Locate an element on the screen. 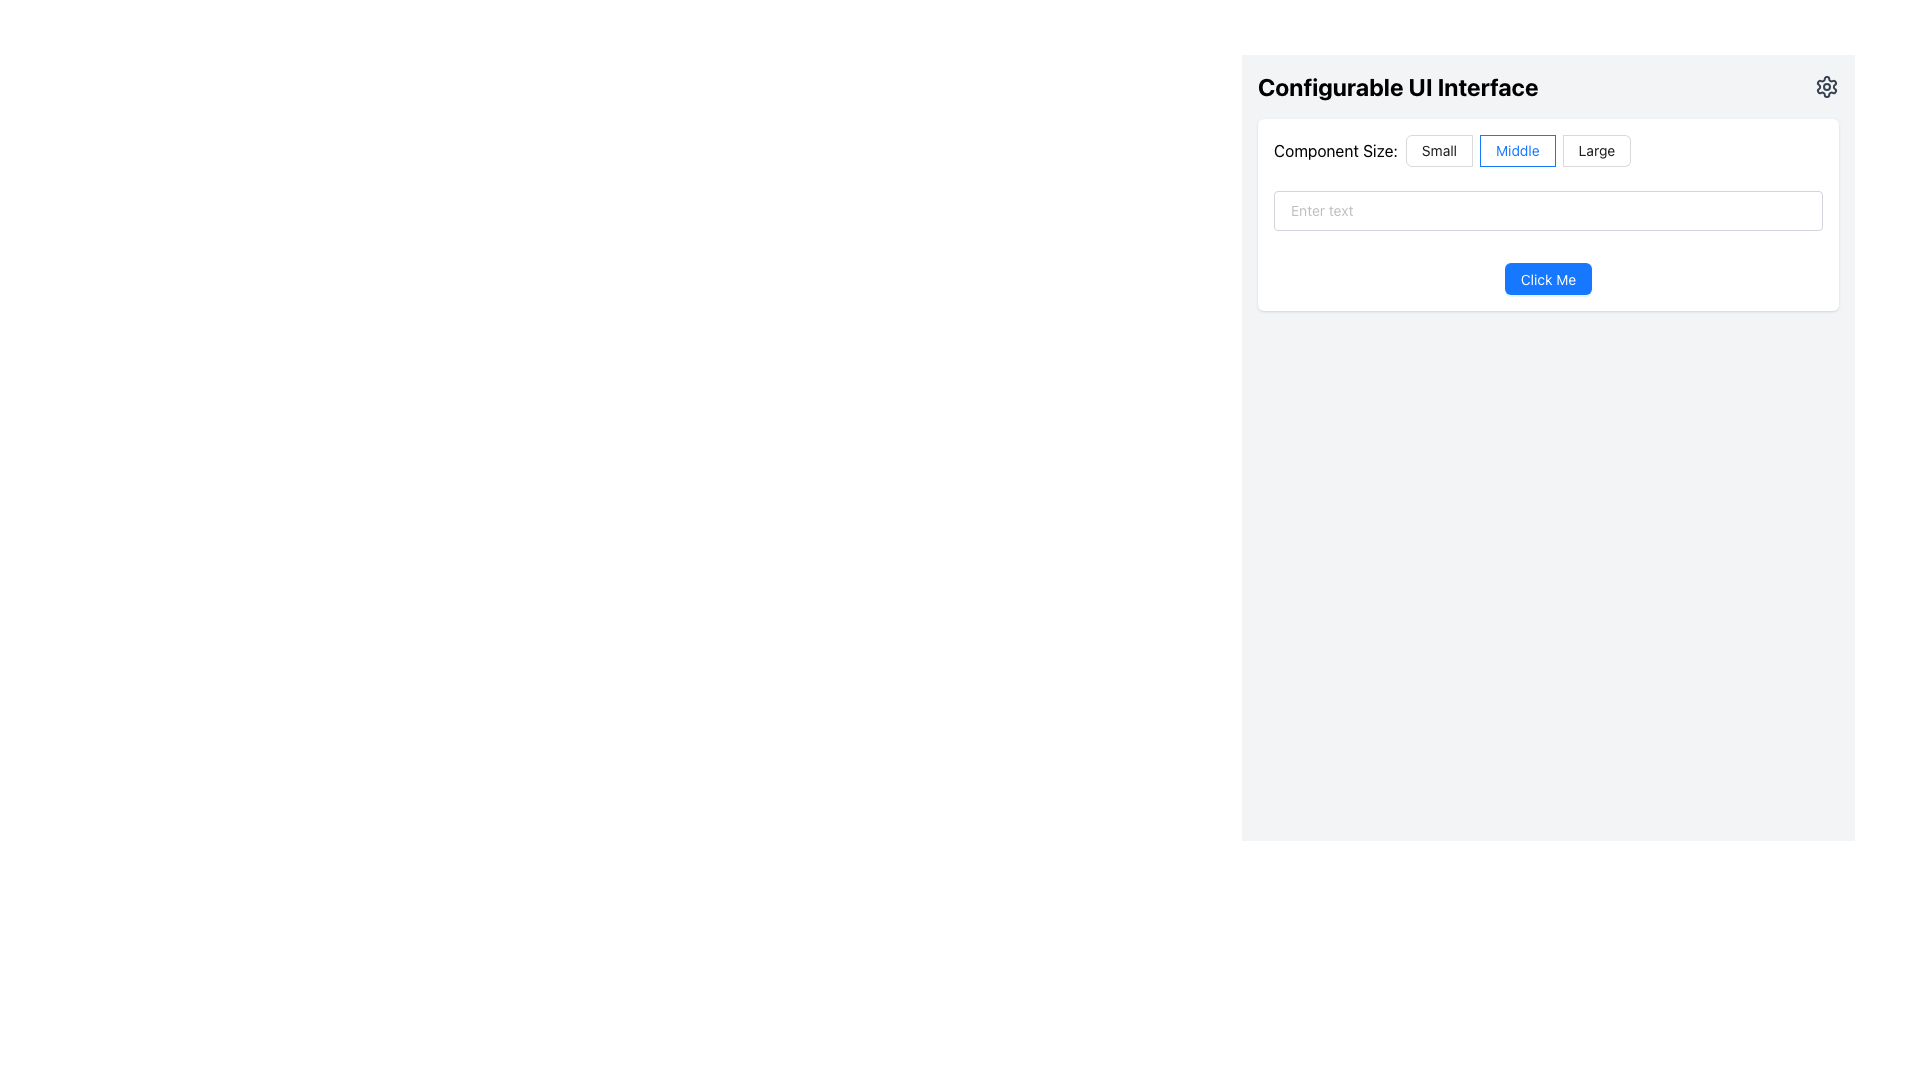  the radio button labeled 'Middle' is located at coordinates (1517, 149).